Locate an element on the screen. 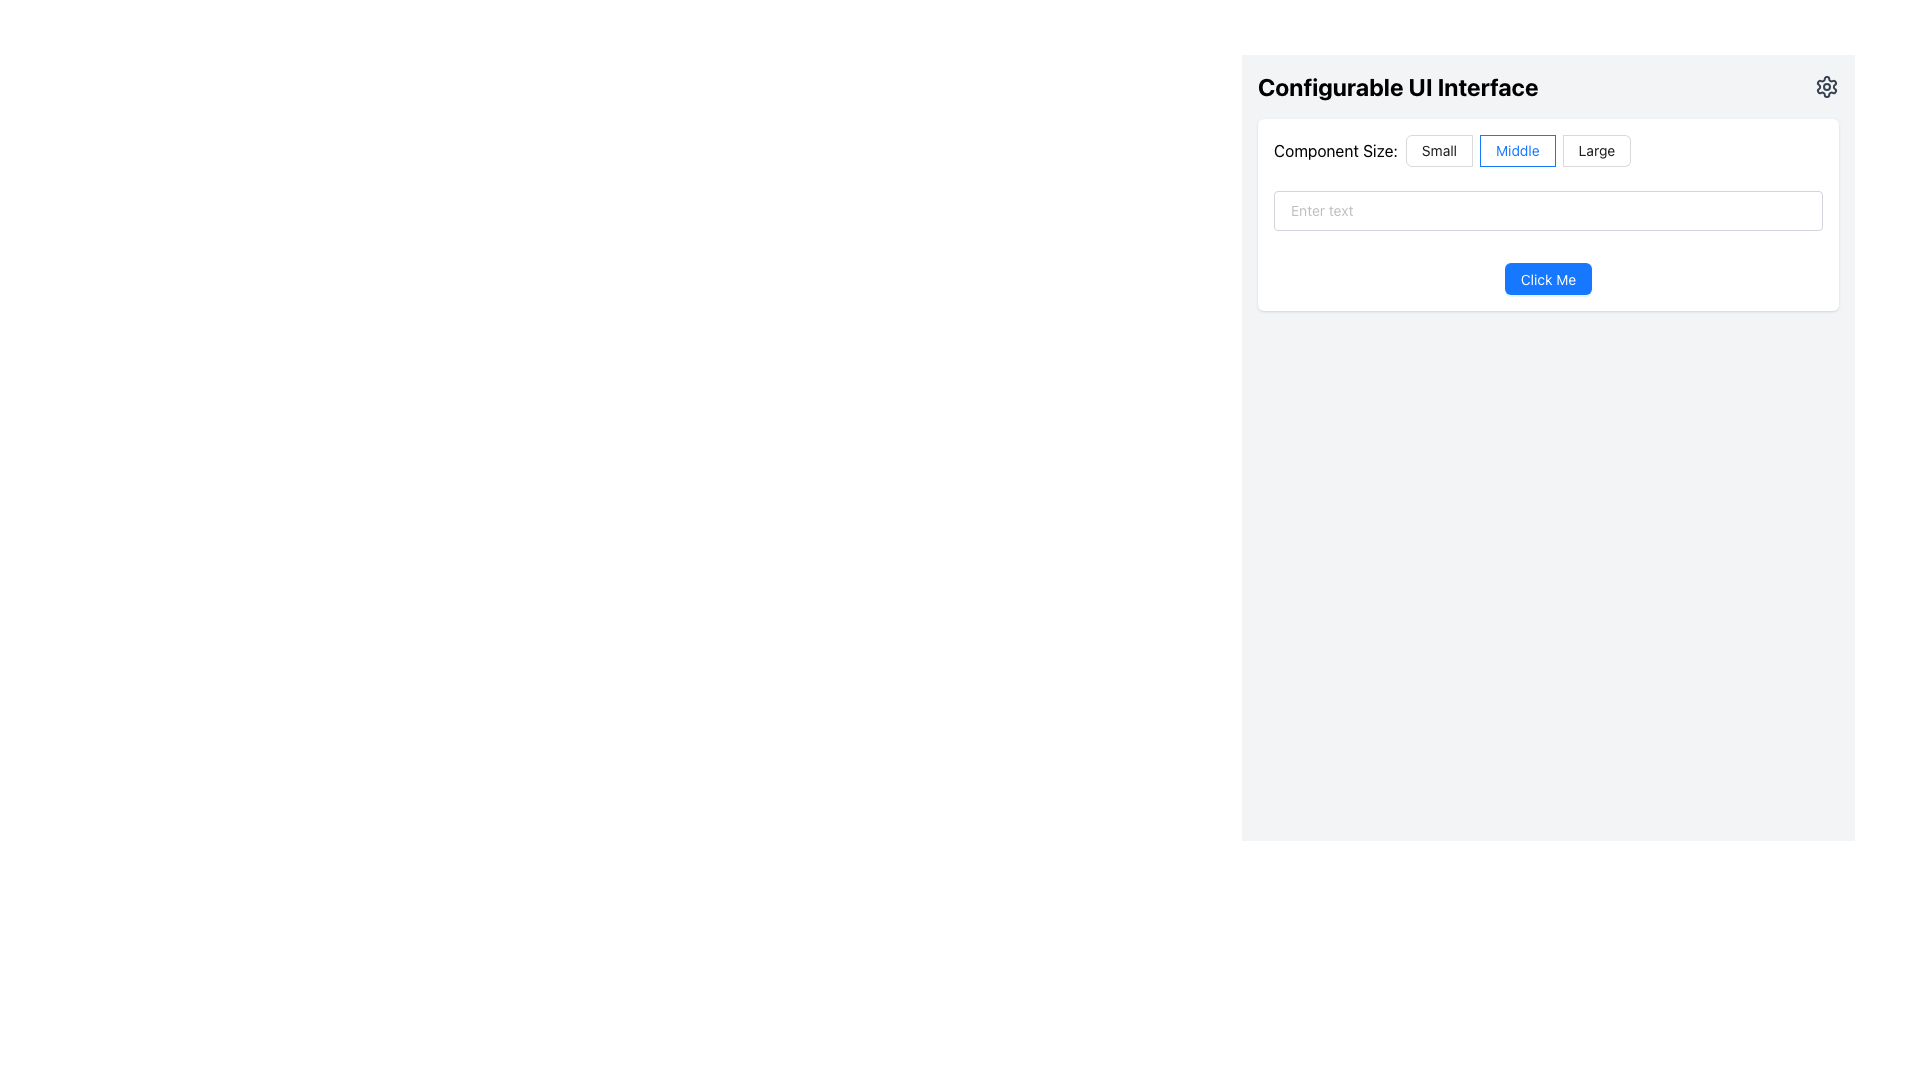  the radio button labeled 'Middle' is located at coordinates (1517, 149).